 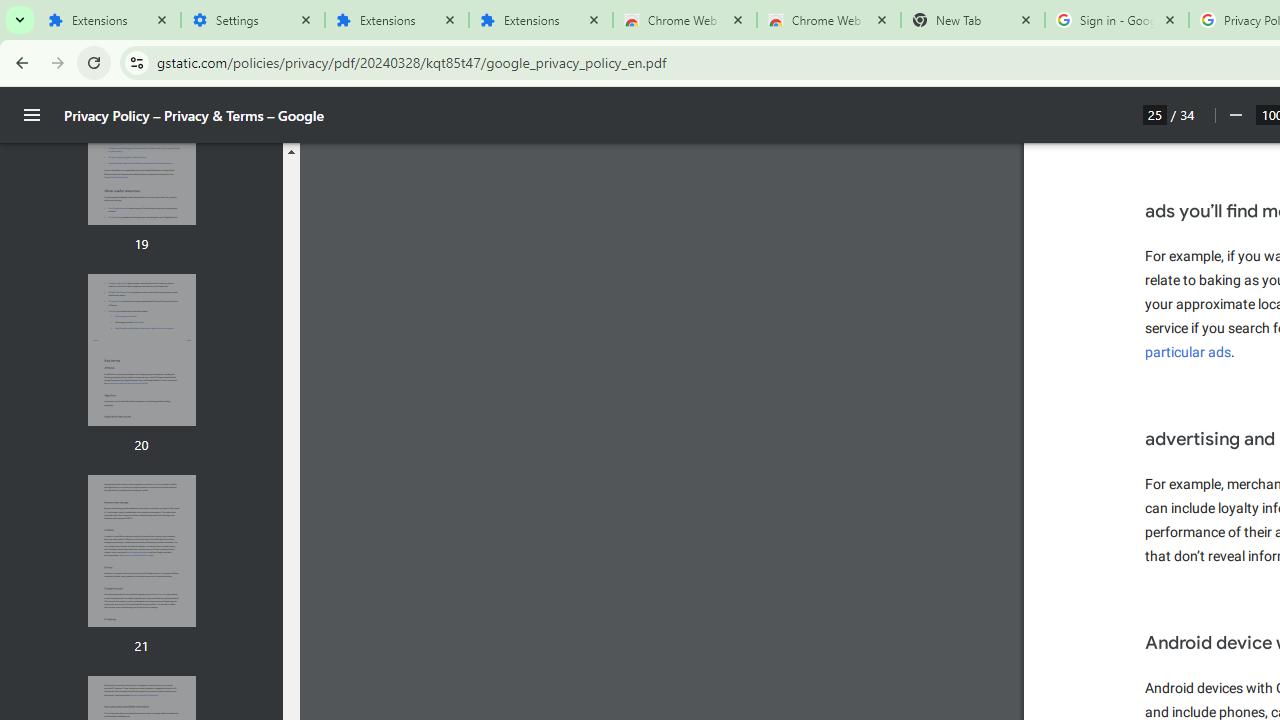 What do you see at coordinates (1115, 20) in the screenshot?
I see `'Sign in - Google Accounts'` at bounding box center [1115, 20].